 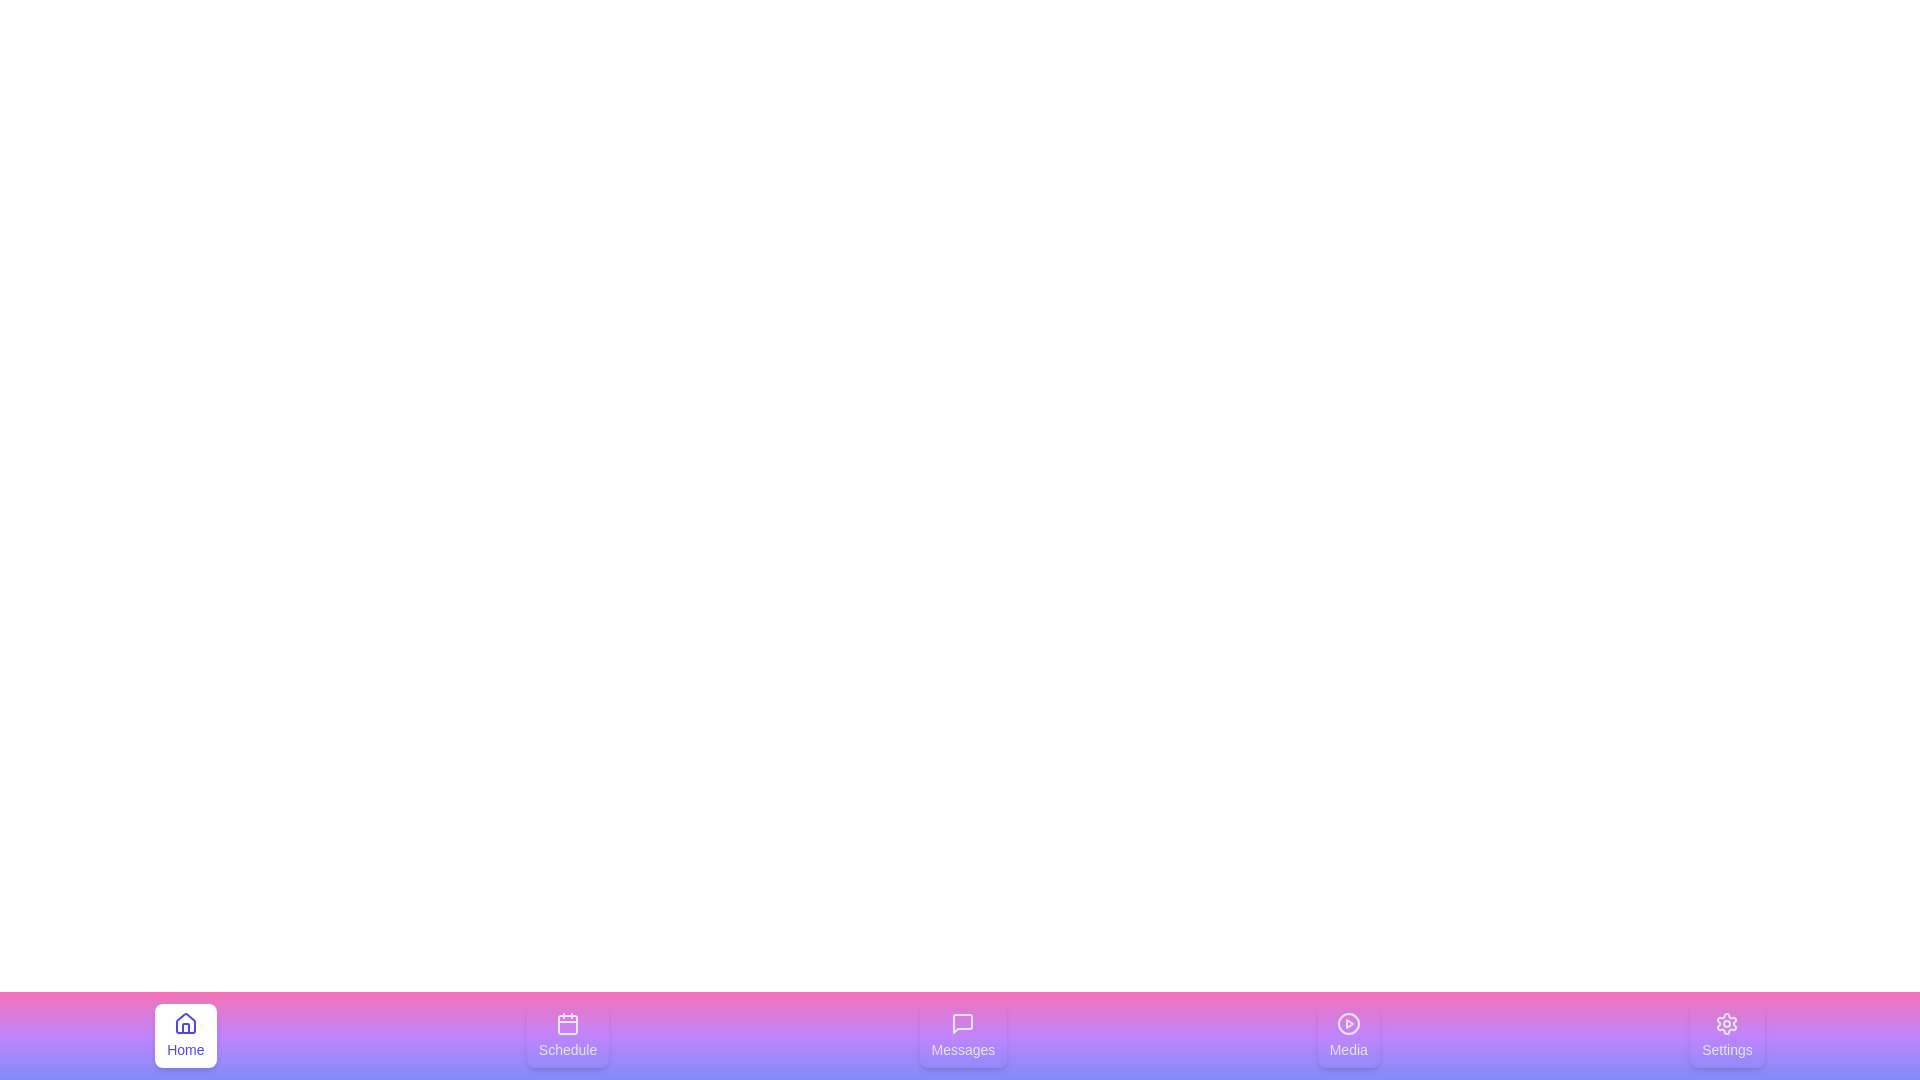 What do you see at coordinates (185, 1035) in the screenshot?
I see `the tab labeled Home in the bottom navigation bar` at bounding box center [185, 1035].